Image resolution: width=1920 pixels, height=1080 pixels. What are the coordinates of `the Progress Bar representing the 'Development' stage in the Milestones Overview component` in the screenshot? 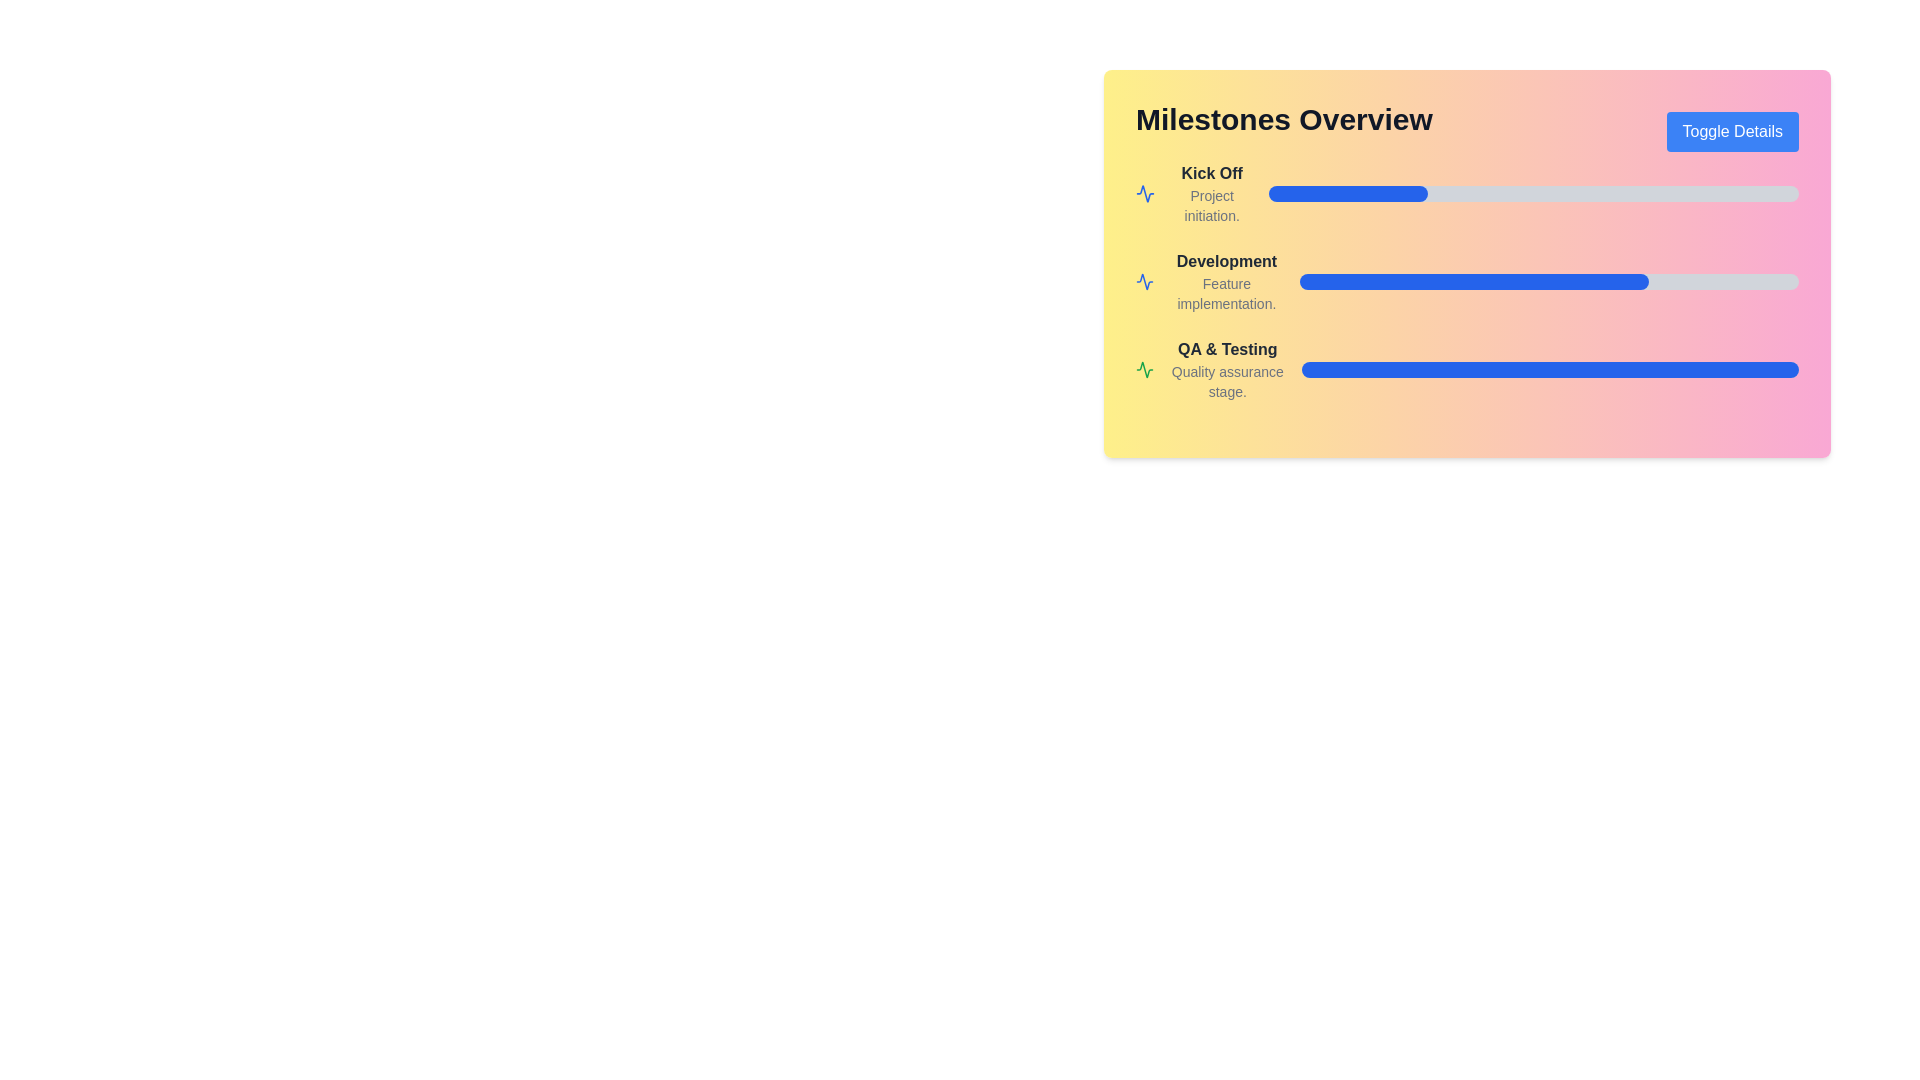 It's located at (1467, 281).